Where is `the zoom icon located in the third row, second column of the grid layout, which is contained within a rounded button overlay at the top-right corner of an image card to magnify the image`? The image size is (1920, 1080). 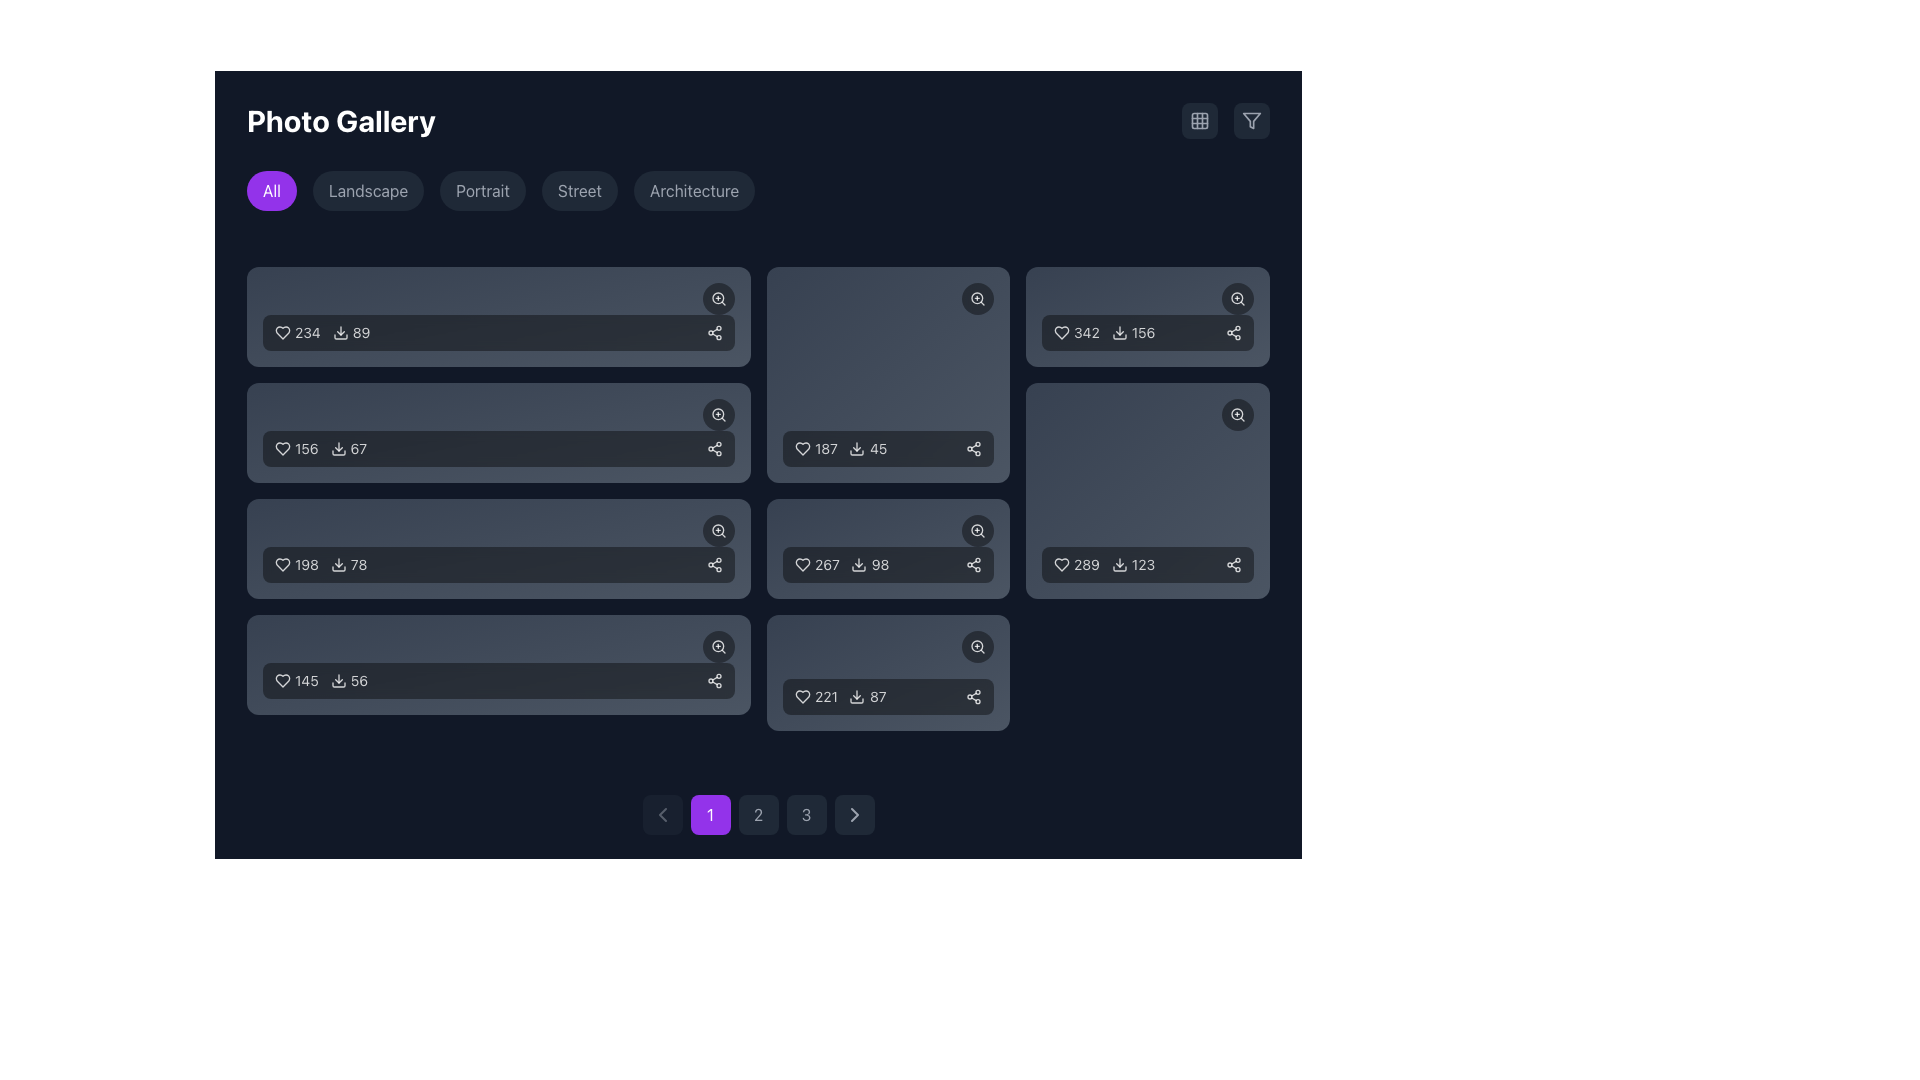
the zoom icon located in the third row, second column of the grid layout, which is contained within a rounded button overlay at the top-right corner of an image card to magnify the image is located at coordinates (718, 530).